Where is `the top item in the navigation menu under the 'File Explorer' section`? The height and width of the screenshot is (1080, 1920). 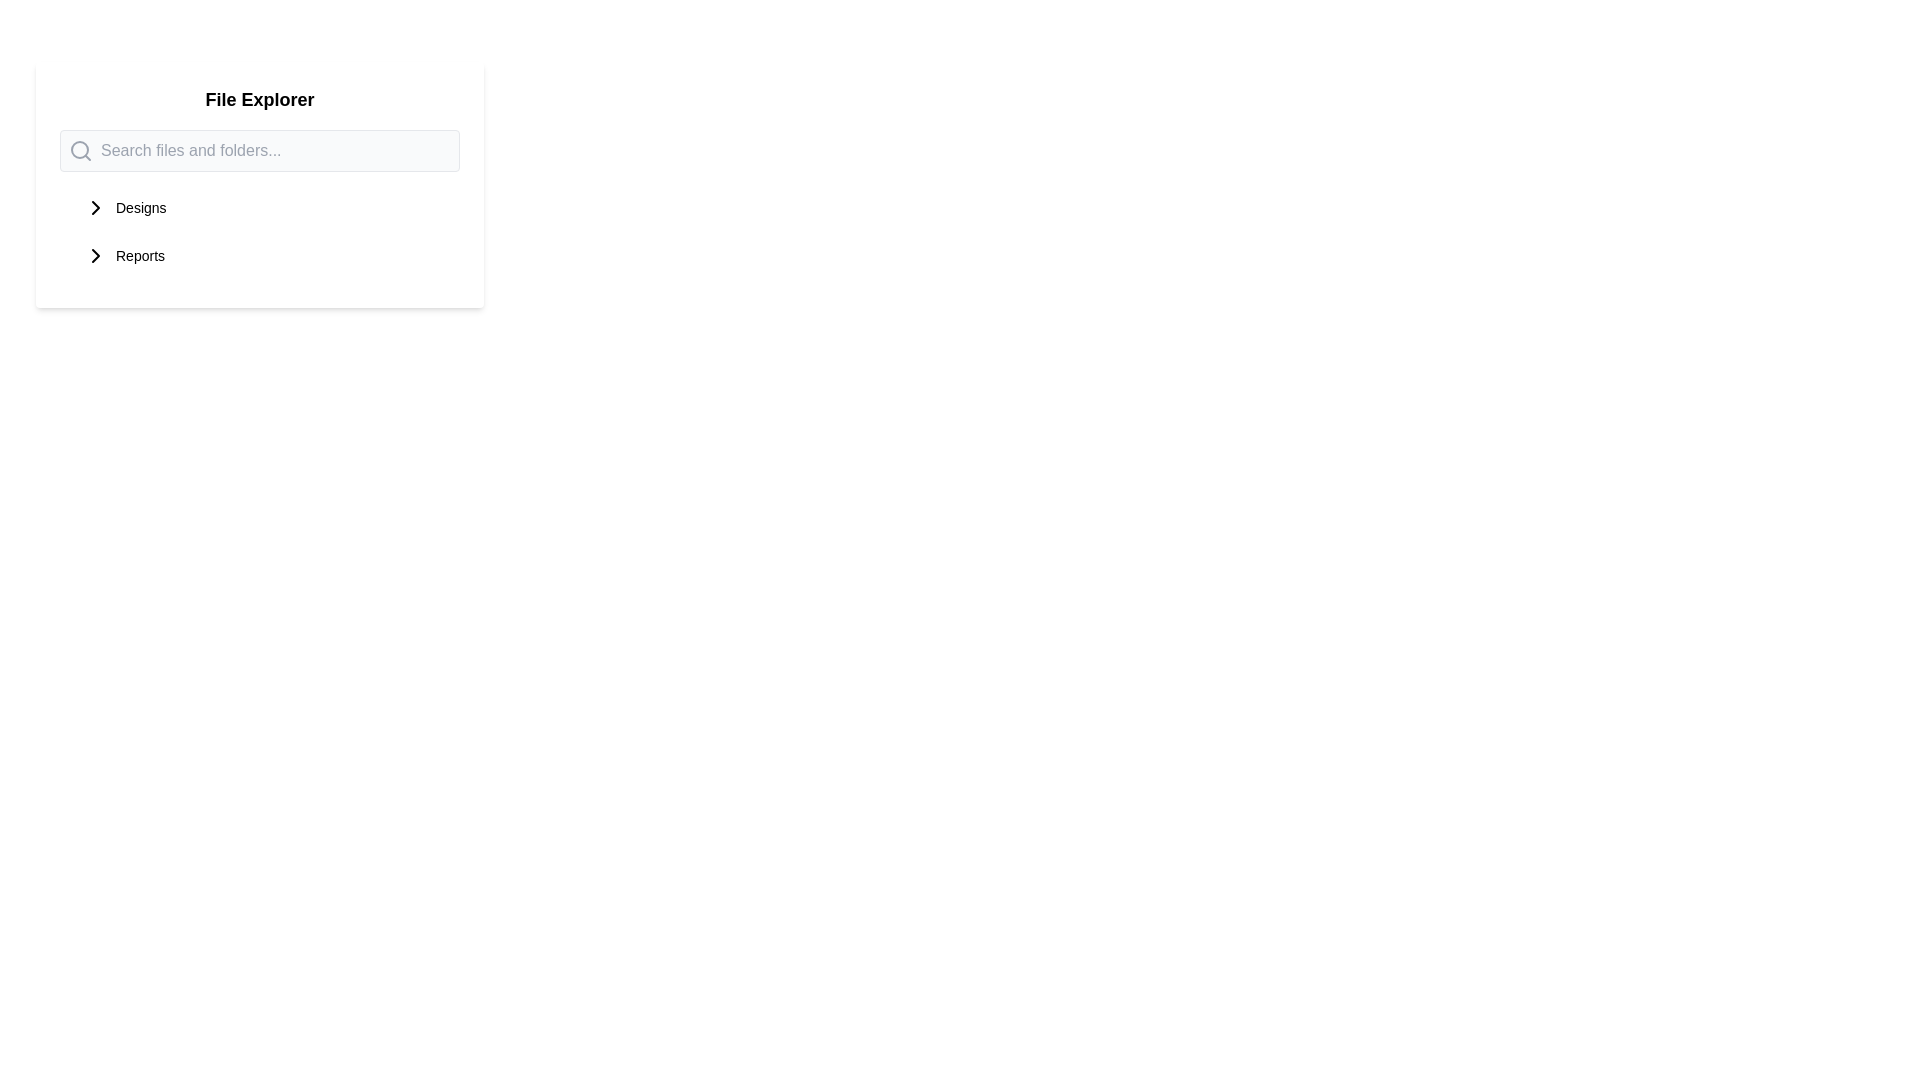
the top item in the navigation menu under the 'File Explorer' section is located at coordinates (267, 208).